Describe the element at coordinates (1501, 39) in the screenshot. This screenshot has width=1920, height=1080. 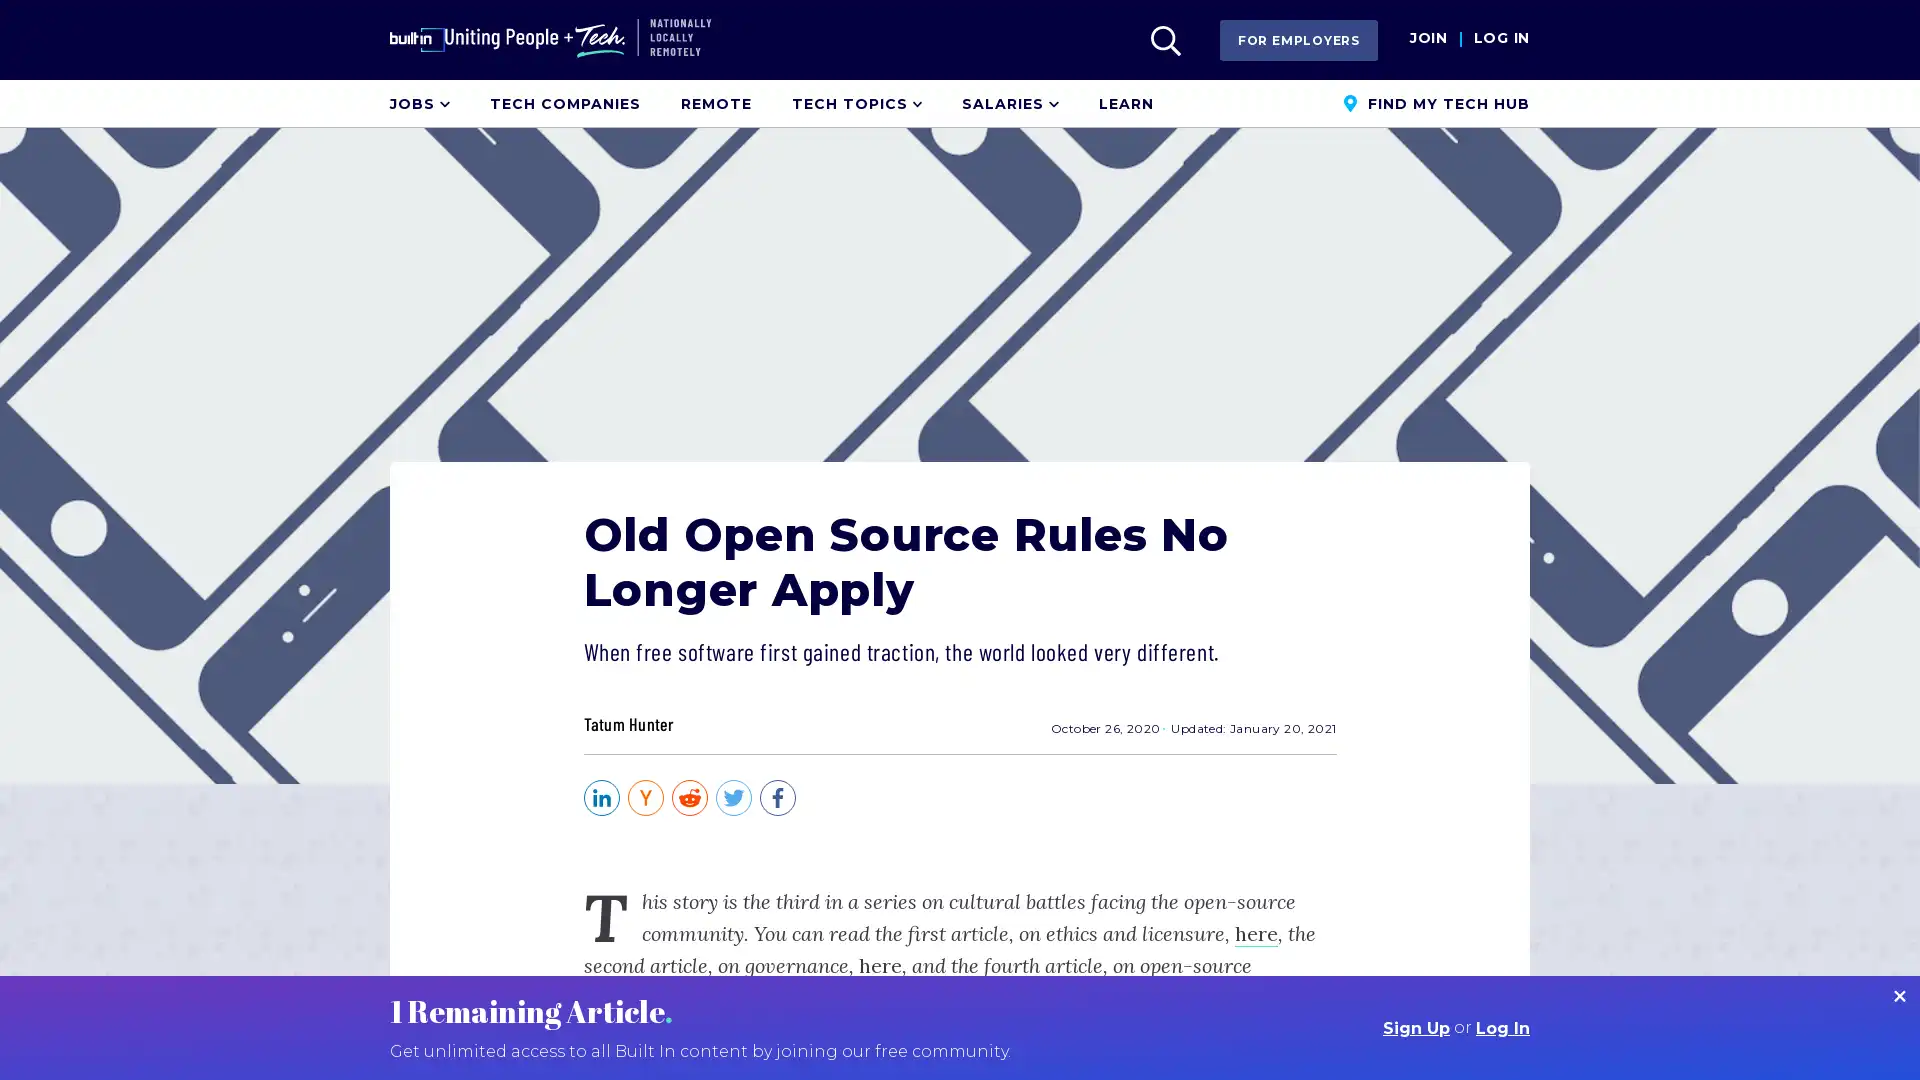
I see `LOG IN` at that location.